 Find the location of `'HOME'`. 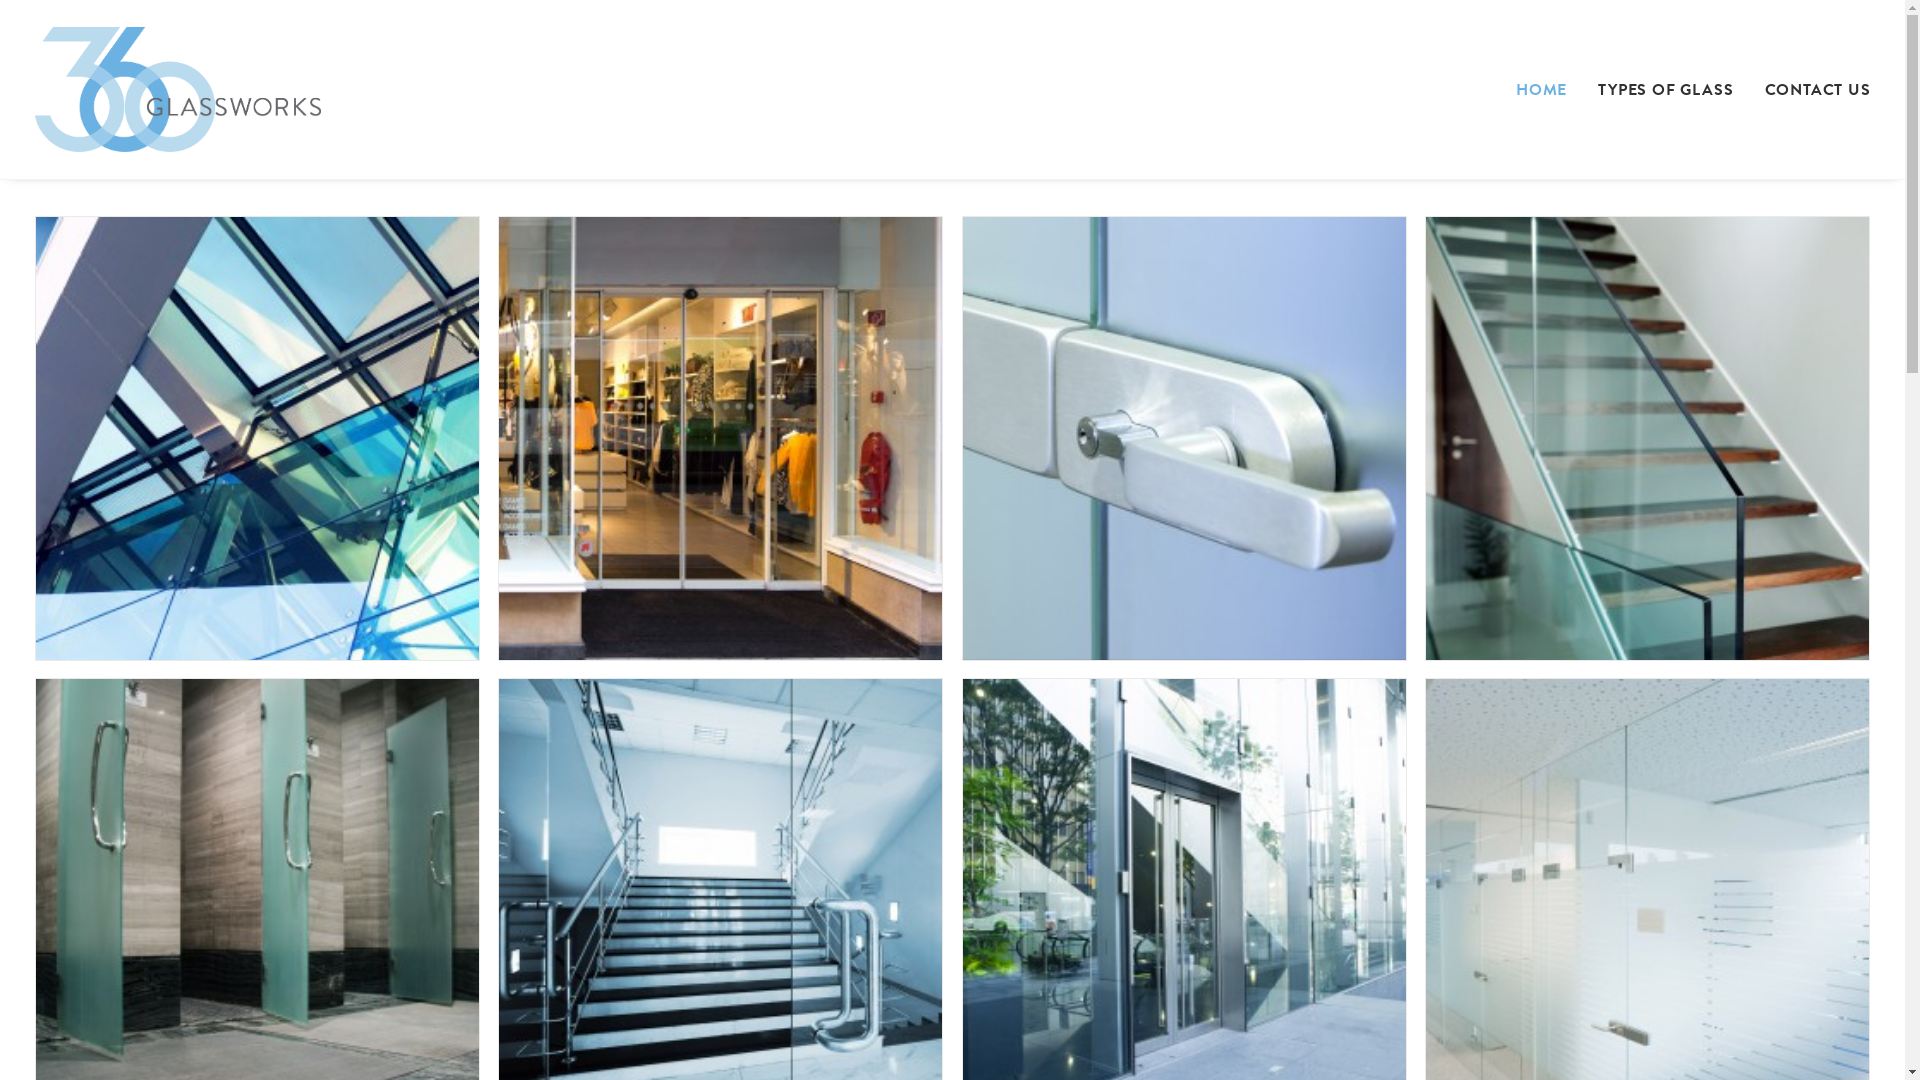

'HOME' is located at coordinates (1547, 88).